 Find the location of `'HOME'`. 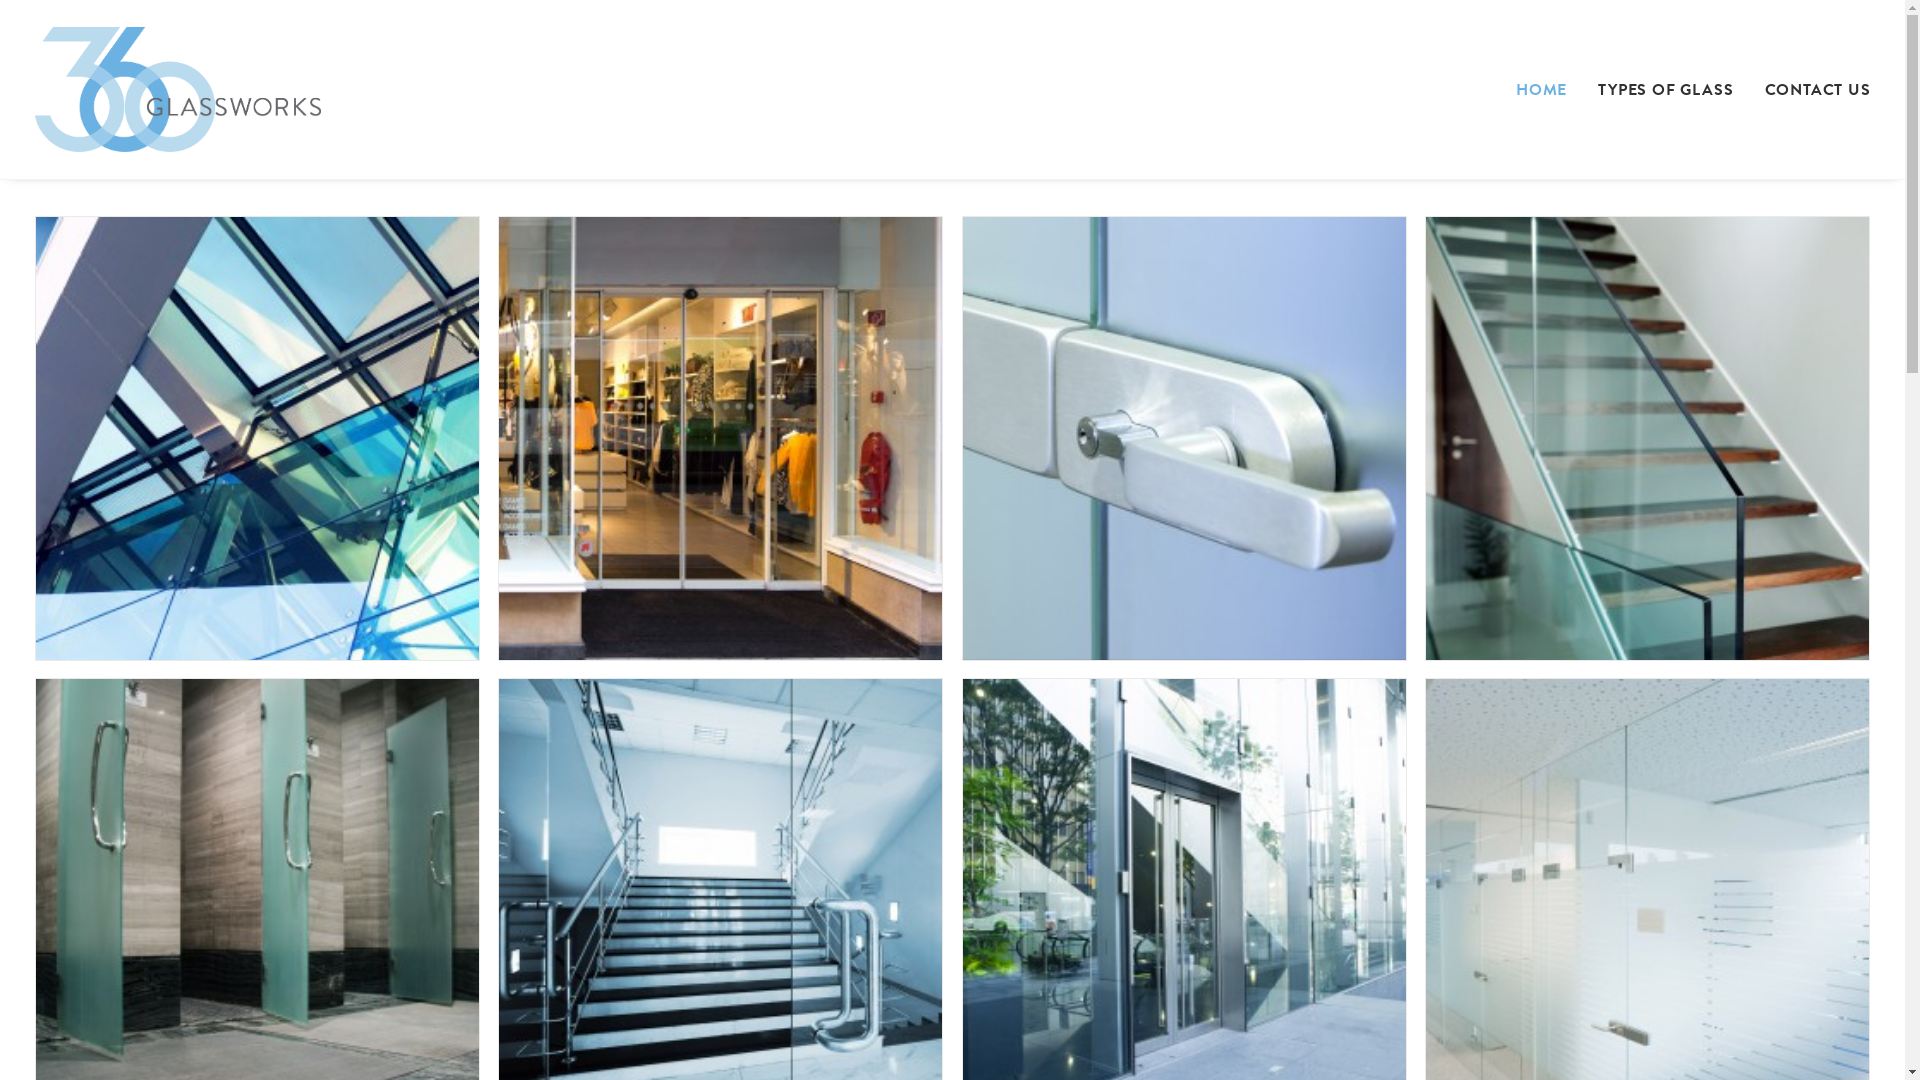

'HOME' is located at coordinates (1547, 88).